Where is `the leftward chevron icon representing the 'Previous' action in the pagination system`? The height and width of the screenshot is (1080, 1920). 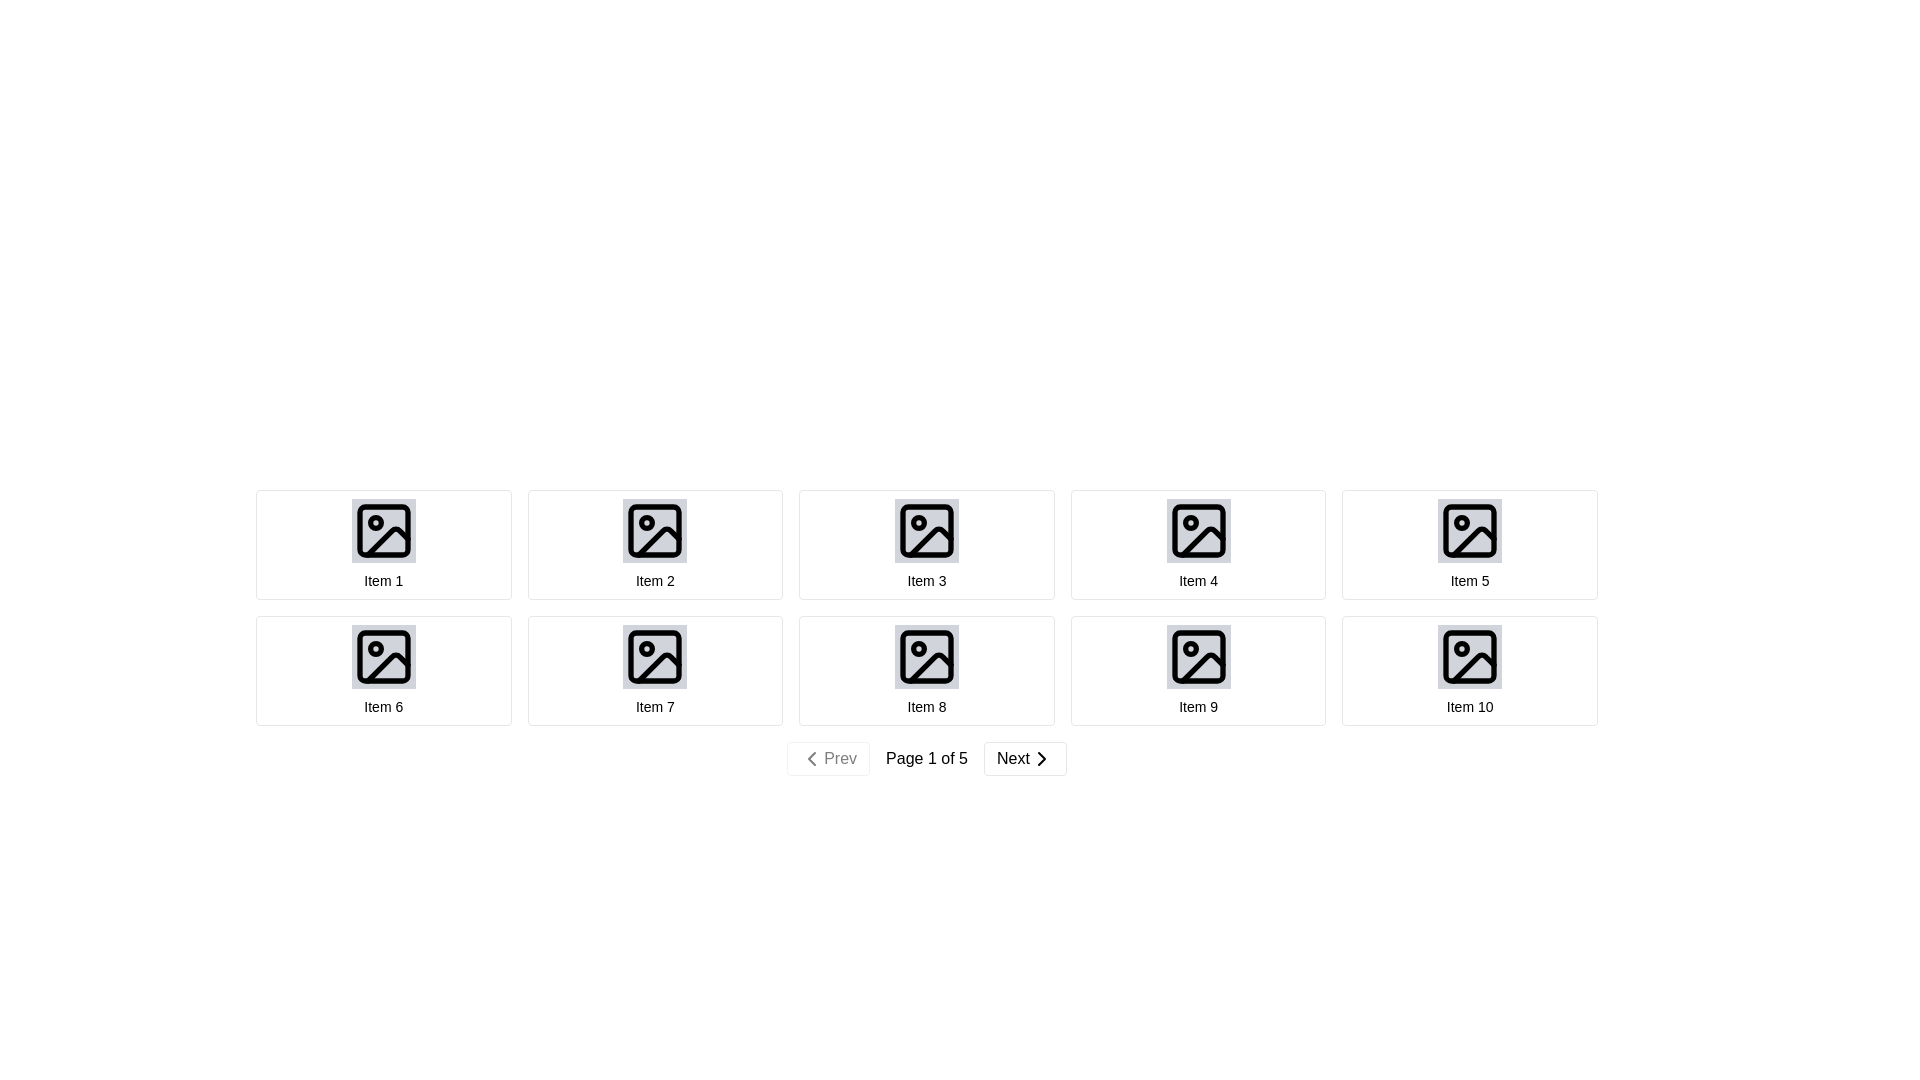 the leftward chevron icon representing the 'Previous' action in the pagination system is located at coordinates (812, 759).